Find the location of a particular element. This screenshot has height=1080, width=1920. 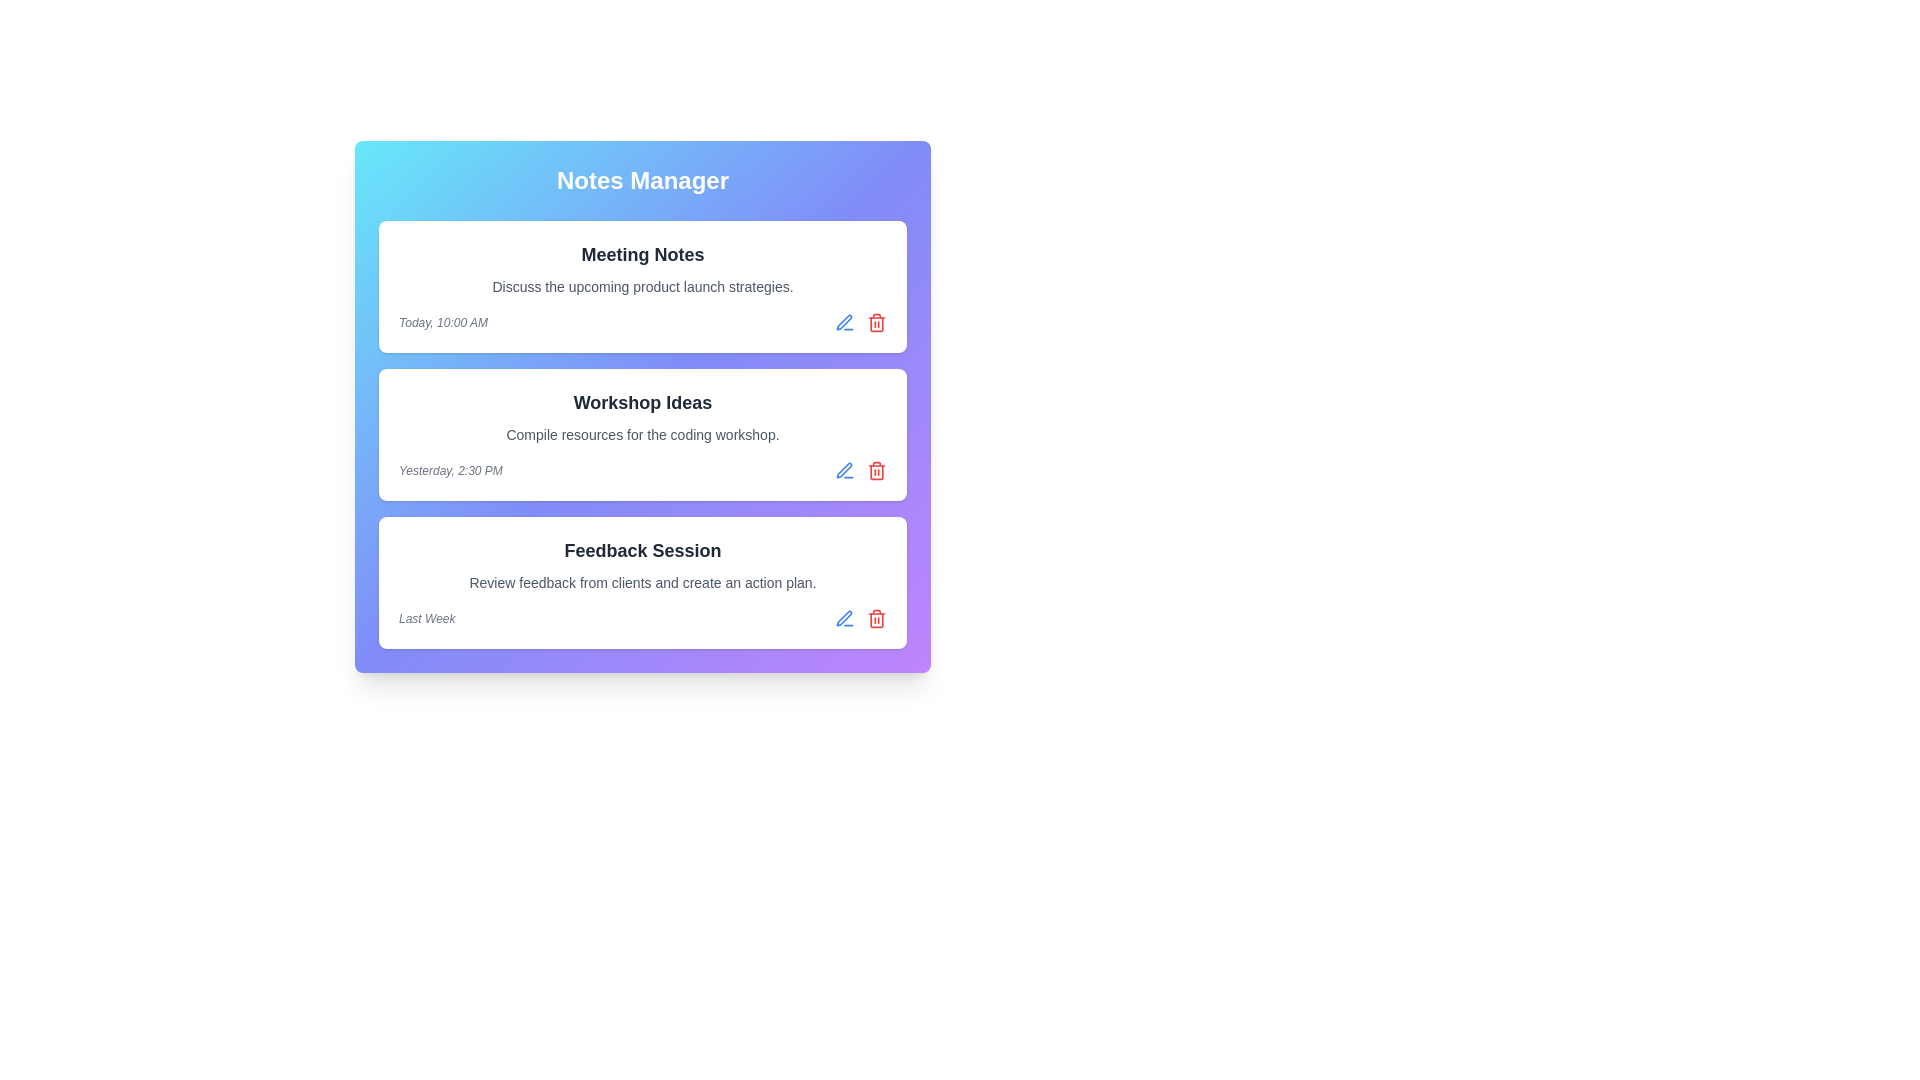

the trash icon of the note titled Feedback Session to delete it is located at coordinates (877, 617).